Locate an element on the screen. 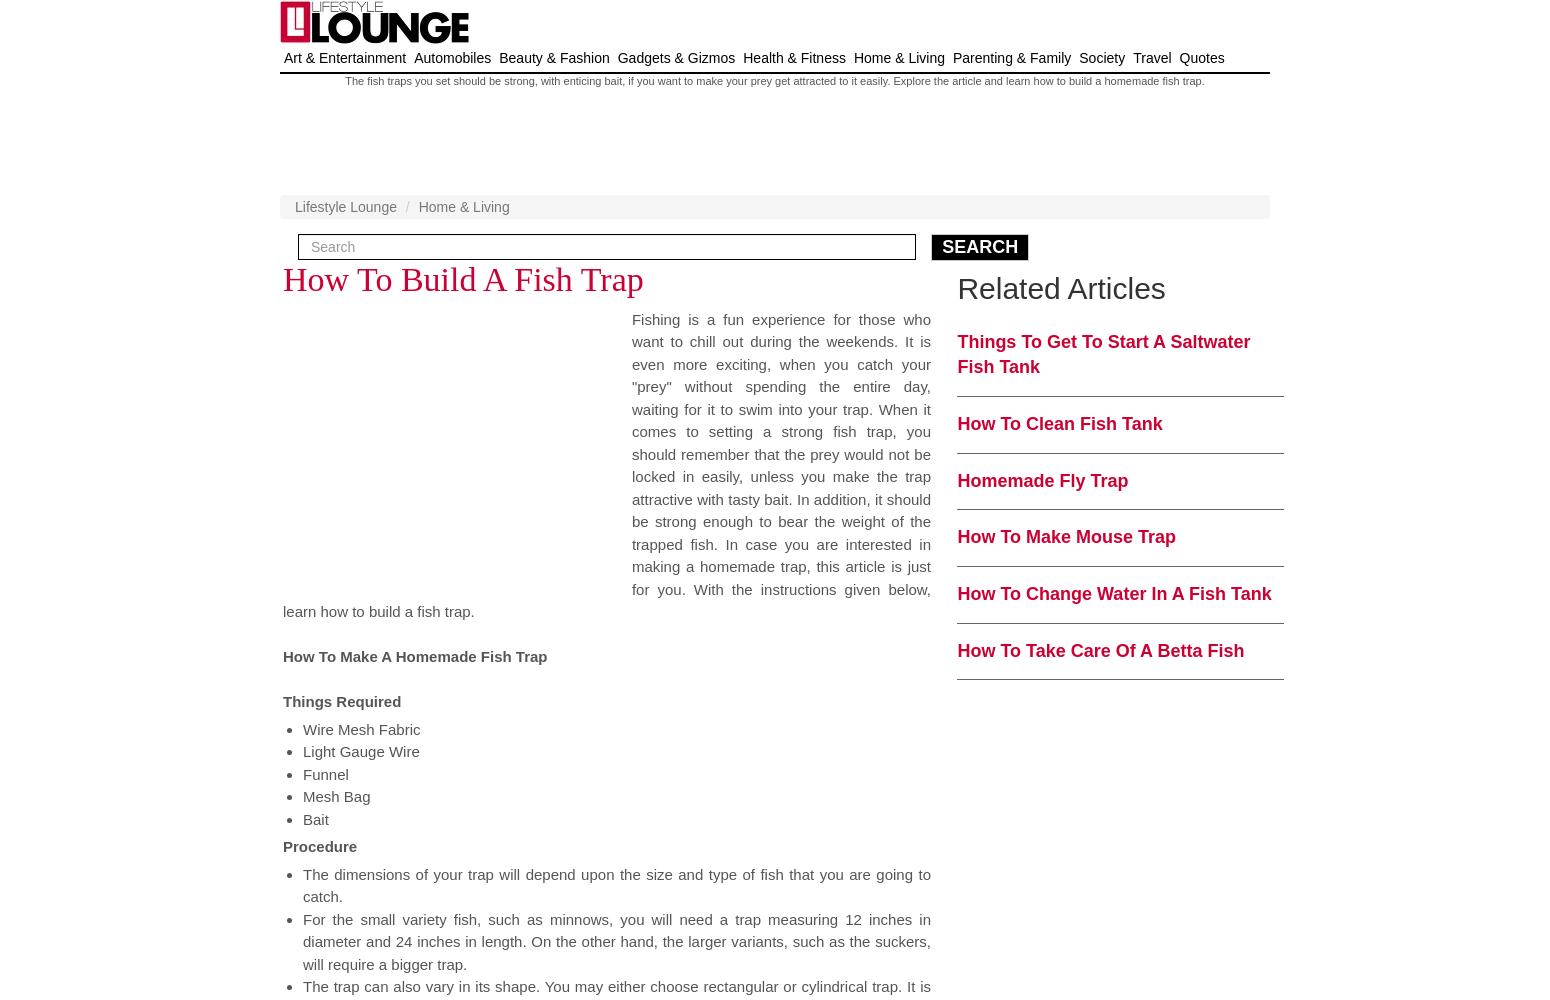 The image size is (1550, 1000). 'The dimensions of your trap will depend upon the size and type of fish that you are going to catch.' is located at coordinates (617, 885).